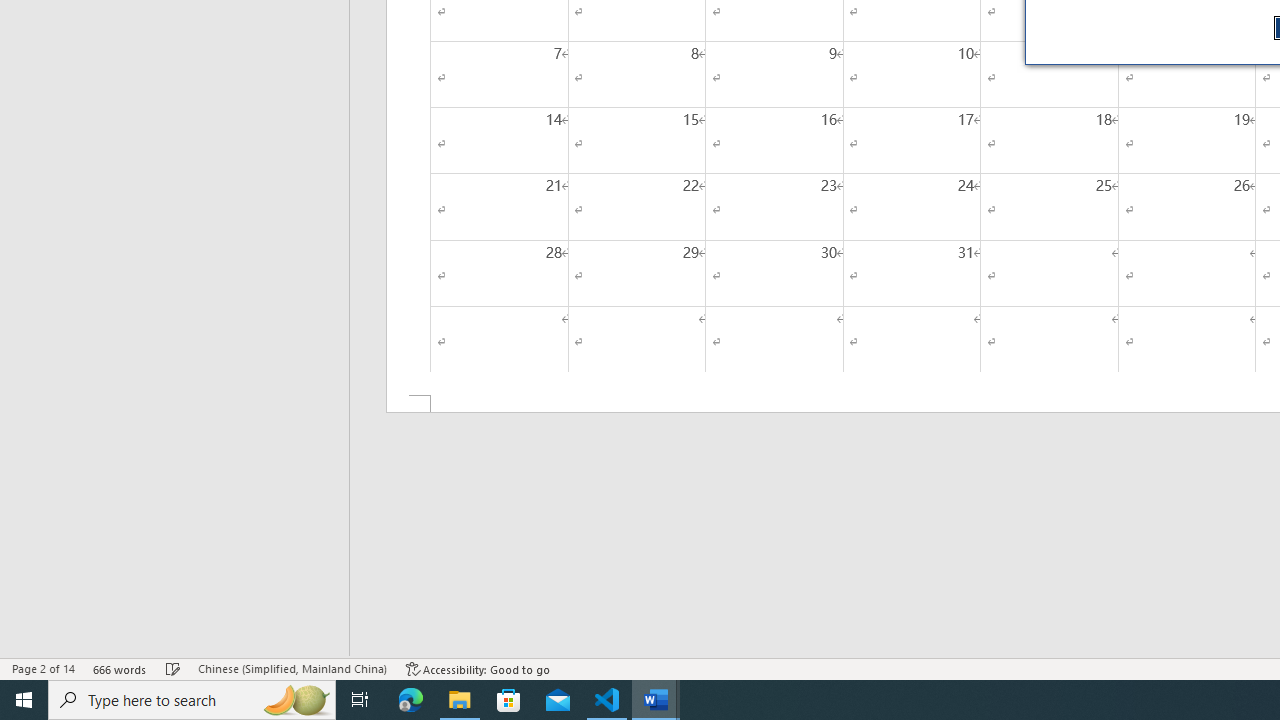 The image size is (1280, 720). Describe the element at coordinates (173, 669) in the screenshot. I see `'Spelling and Grammar Check Checking'` at that location.